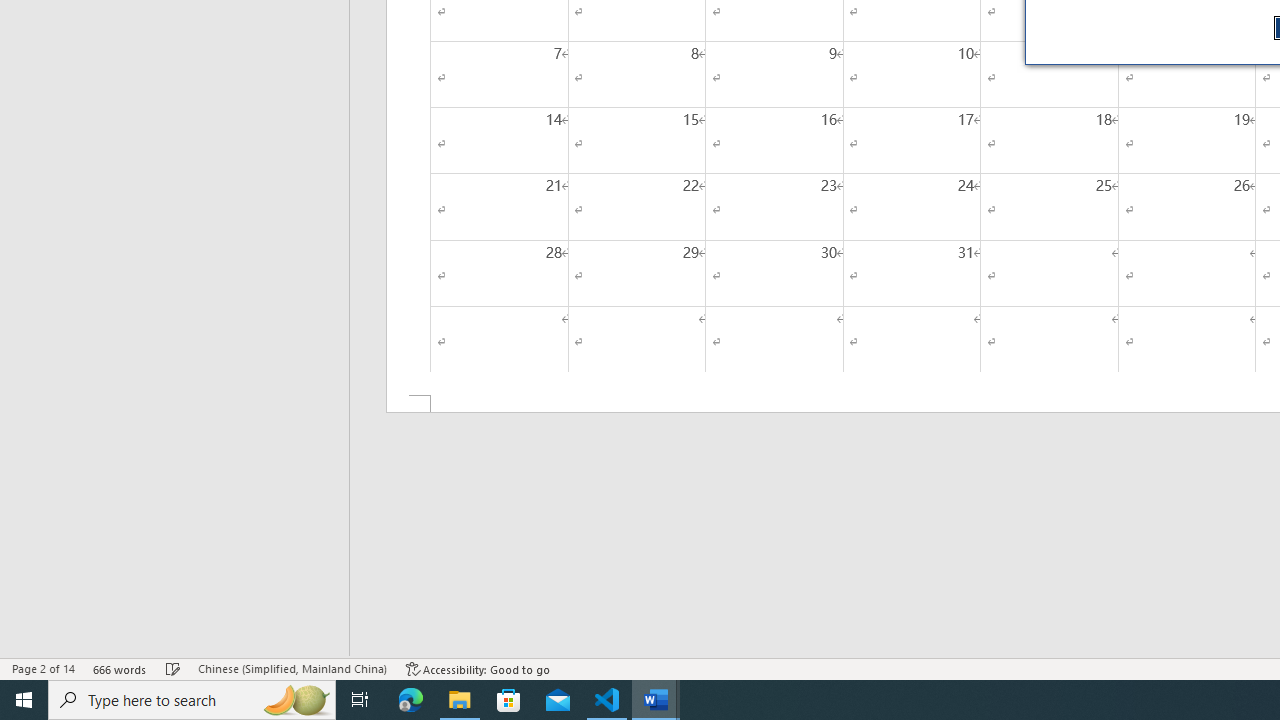 The image size is (1280, 720). Describe the element at coordinates (173, 669) in the screenshot. I see `'Spelling and Grammar Check Checking'` at that location.